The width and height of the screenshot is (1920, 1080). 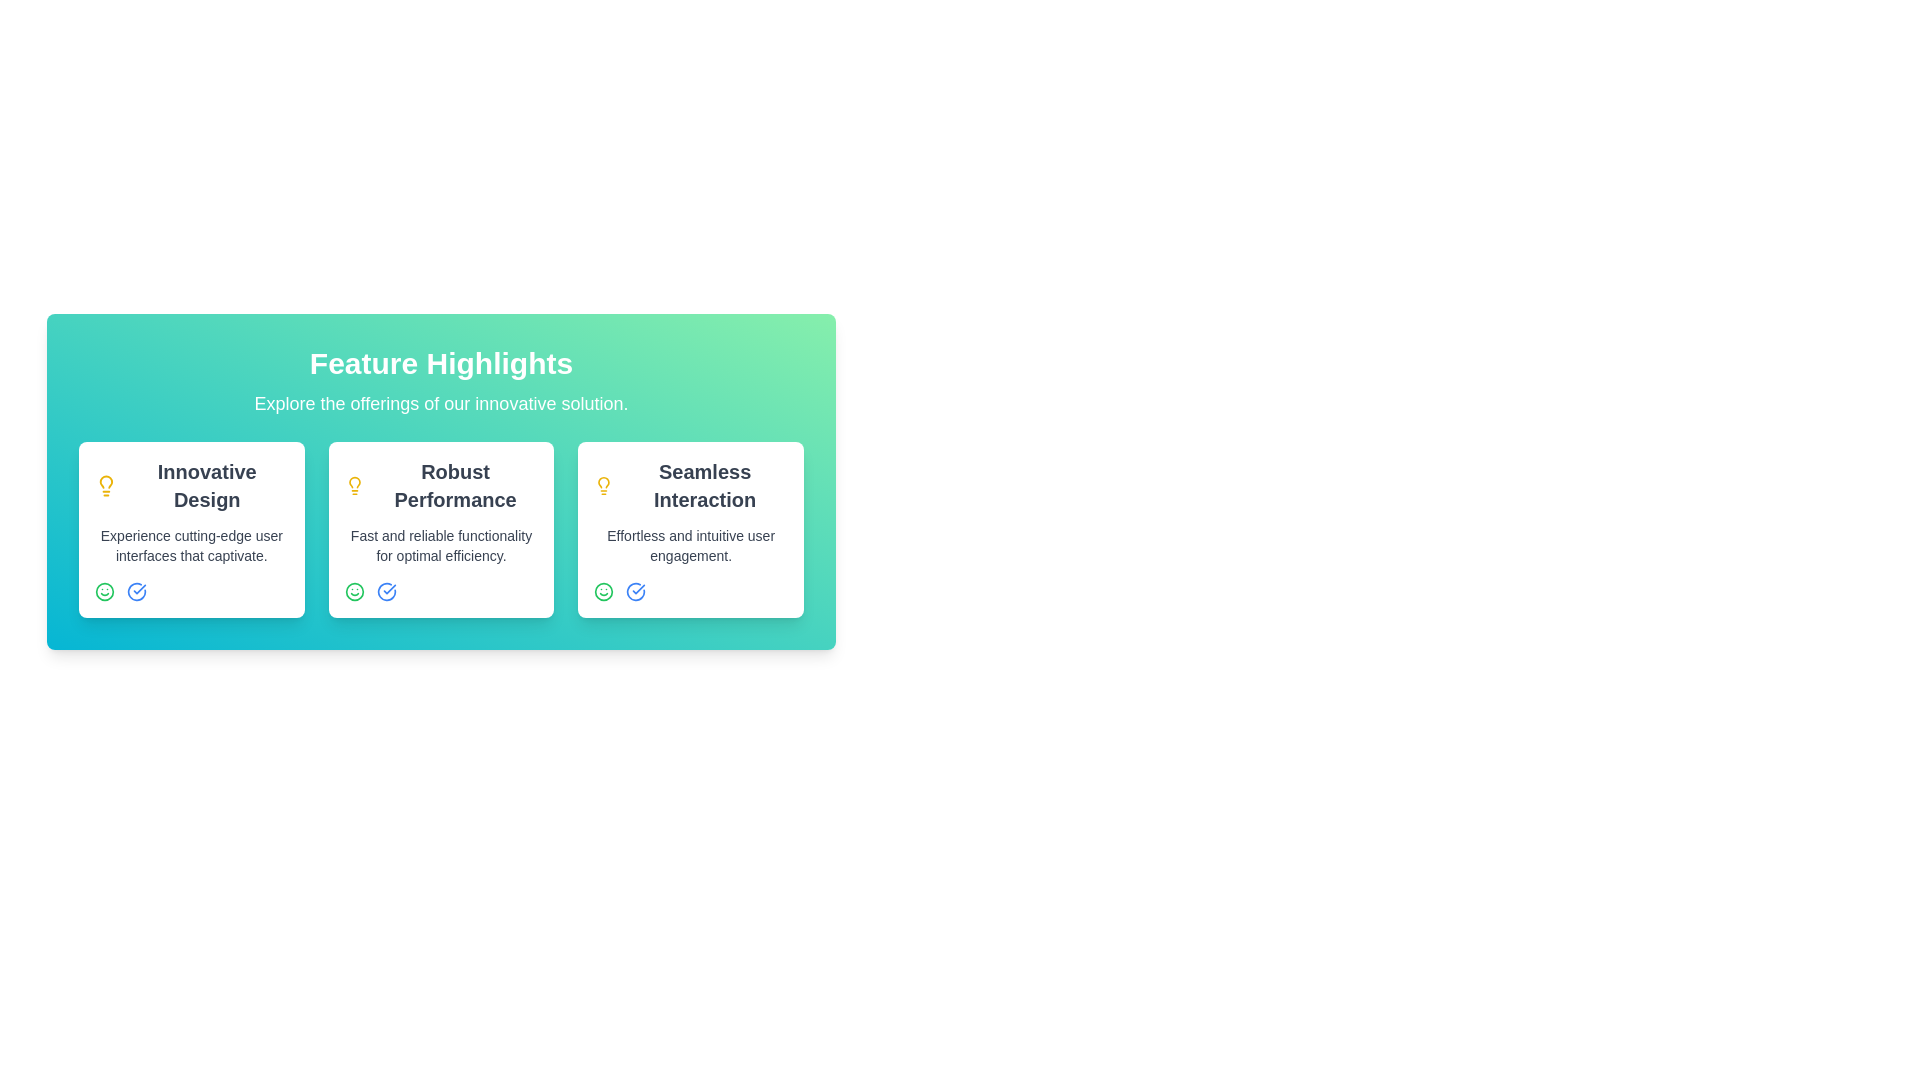 What do you see at coordinates (440, 546) in the screenshot?
I see `the informational text element that provides insight into the 'Robust Performance' feature, located as the second line of text in the middle card titled 'Robust Performance'` at bounding box center [440, 546].